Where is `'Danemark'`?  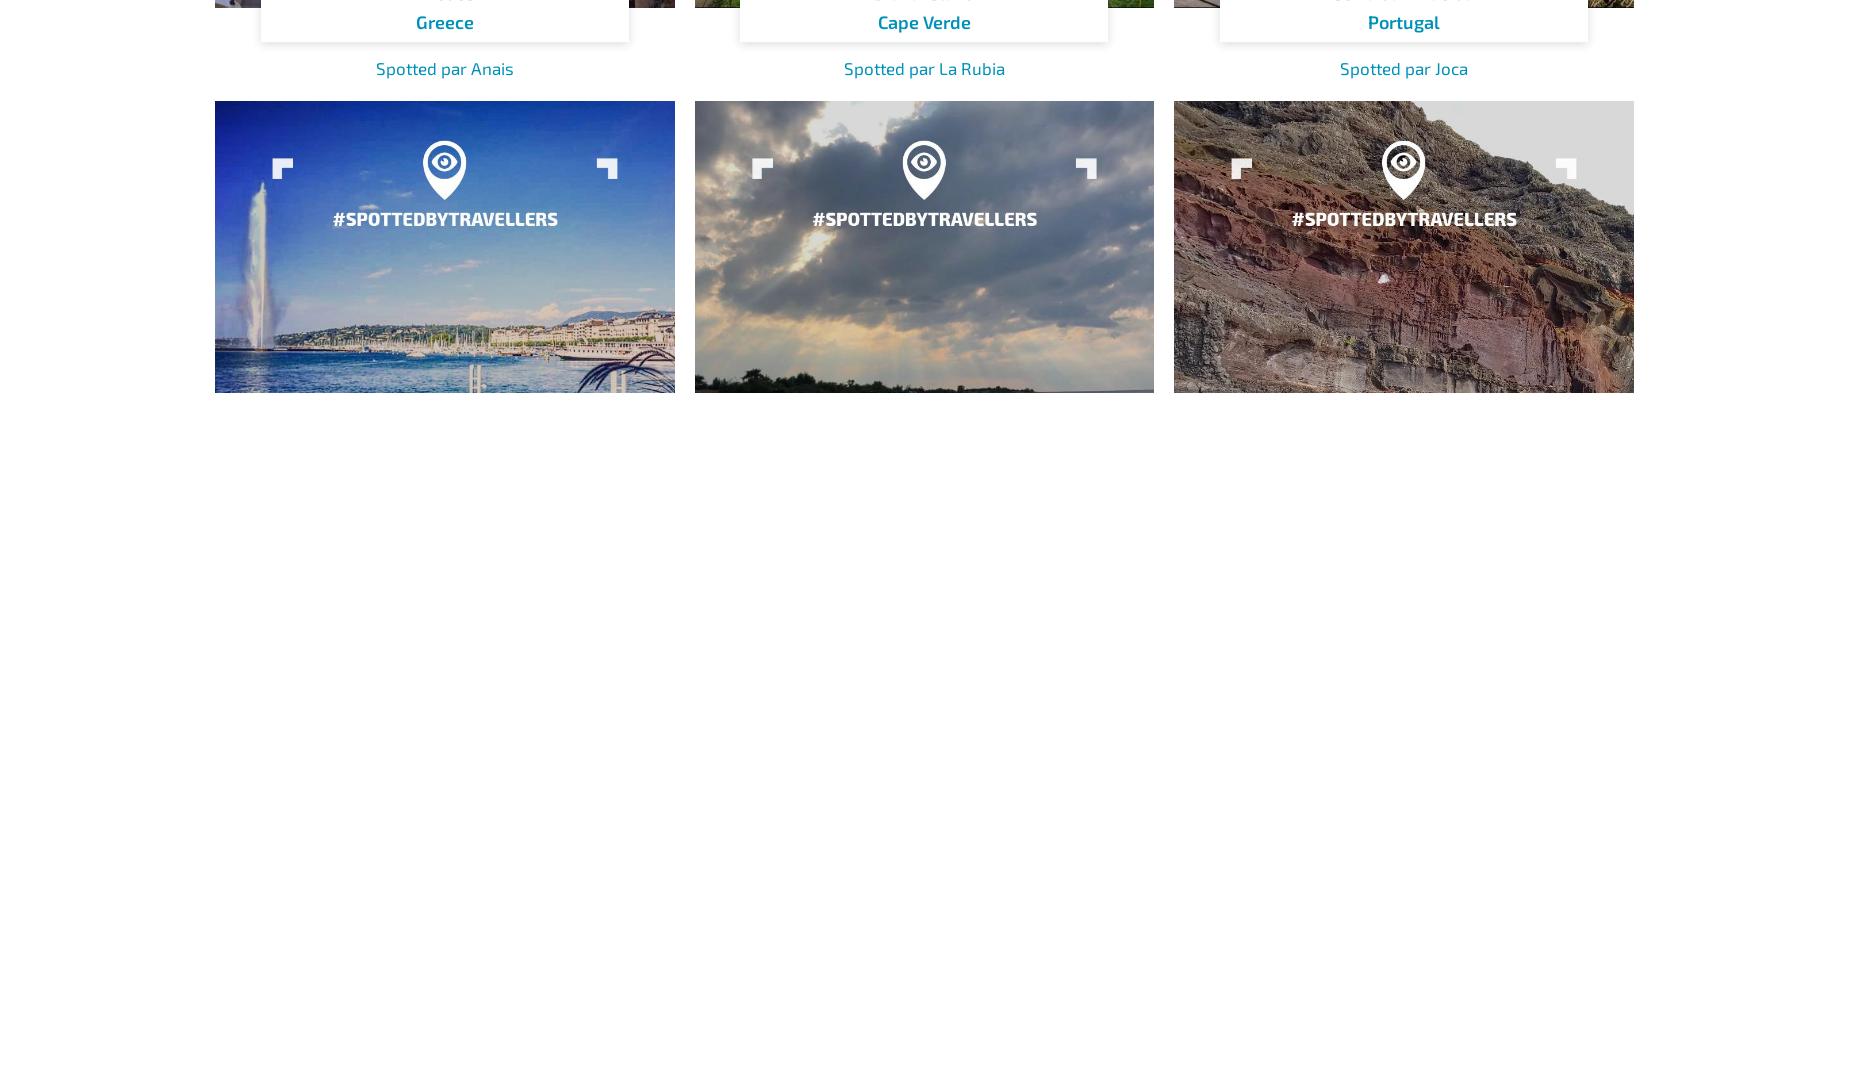
'Danemark' is located at coordinates (924, 573).